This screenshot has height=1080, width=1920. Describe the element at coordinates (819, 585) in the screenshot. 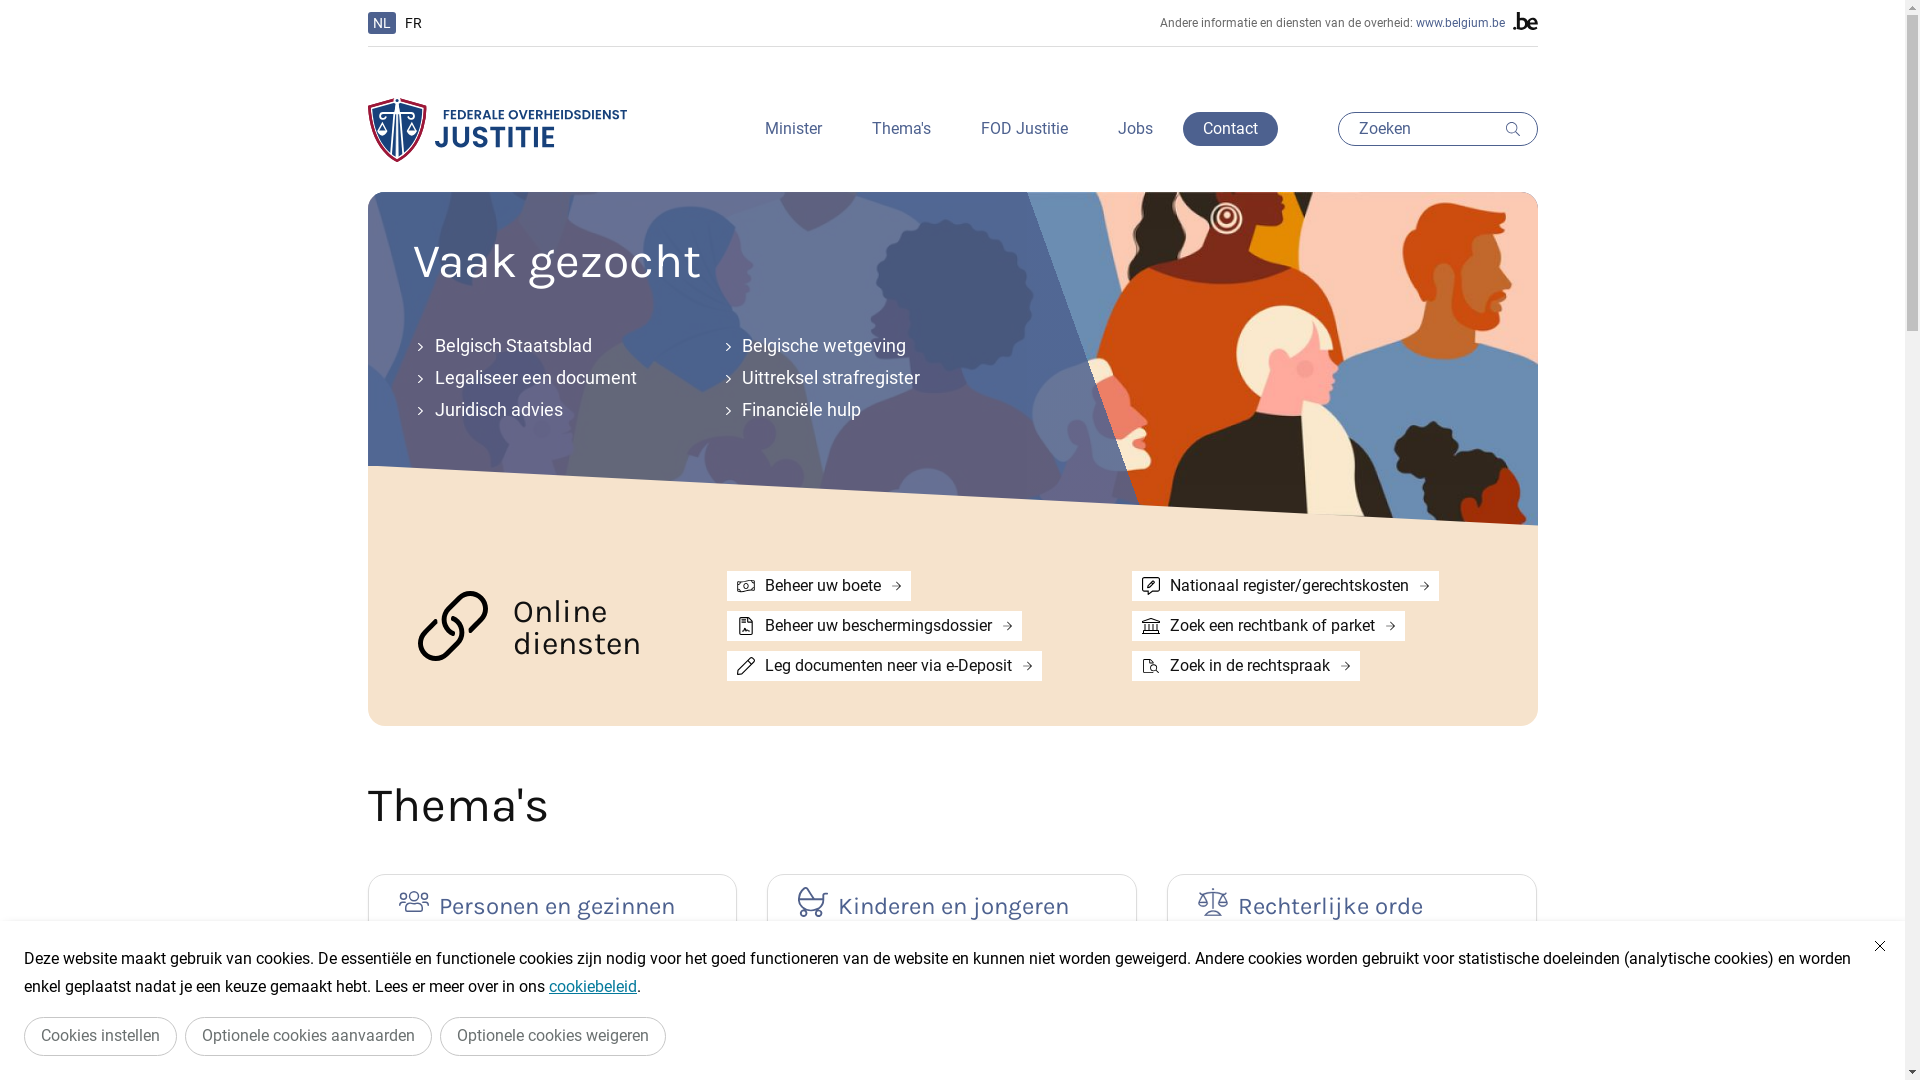

I see `'Beheer uw boete'` at that location.